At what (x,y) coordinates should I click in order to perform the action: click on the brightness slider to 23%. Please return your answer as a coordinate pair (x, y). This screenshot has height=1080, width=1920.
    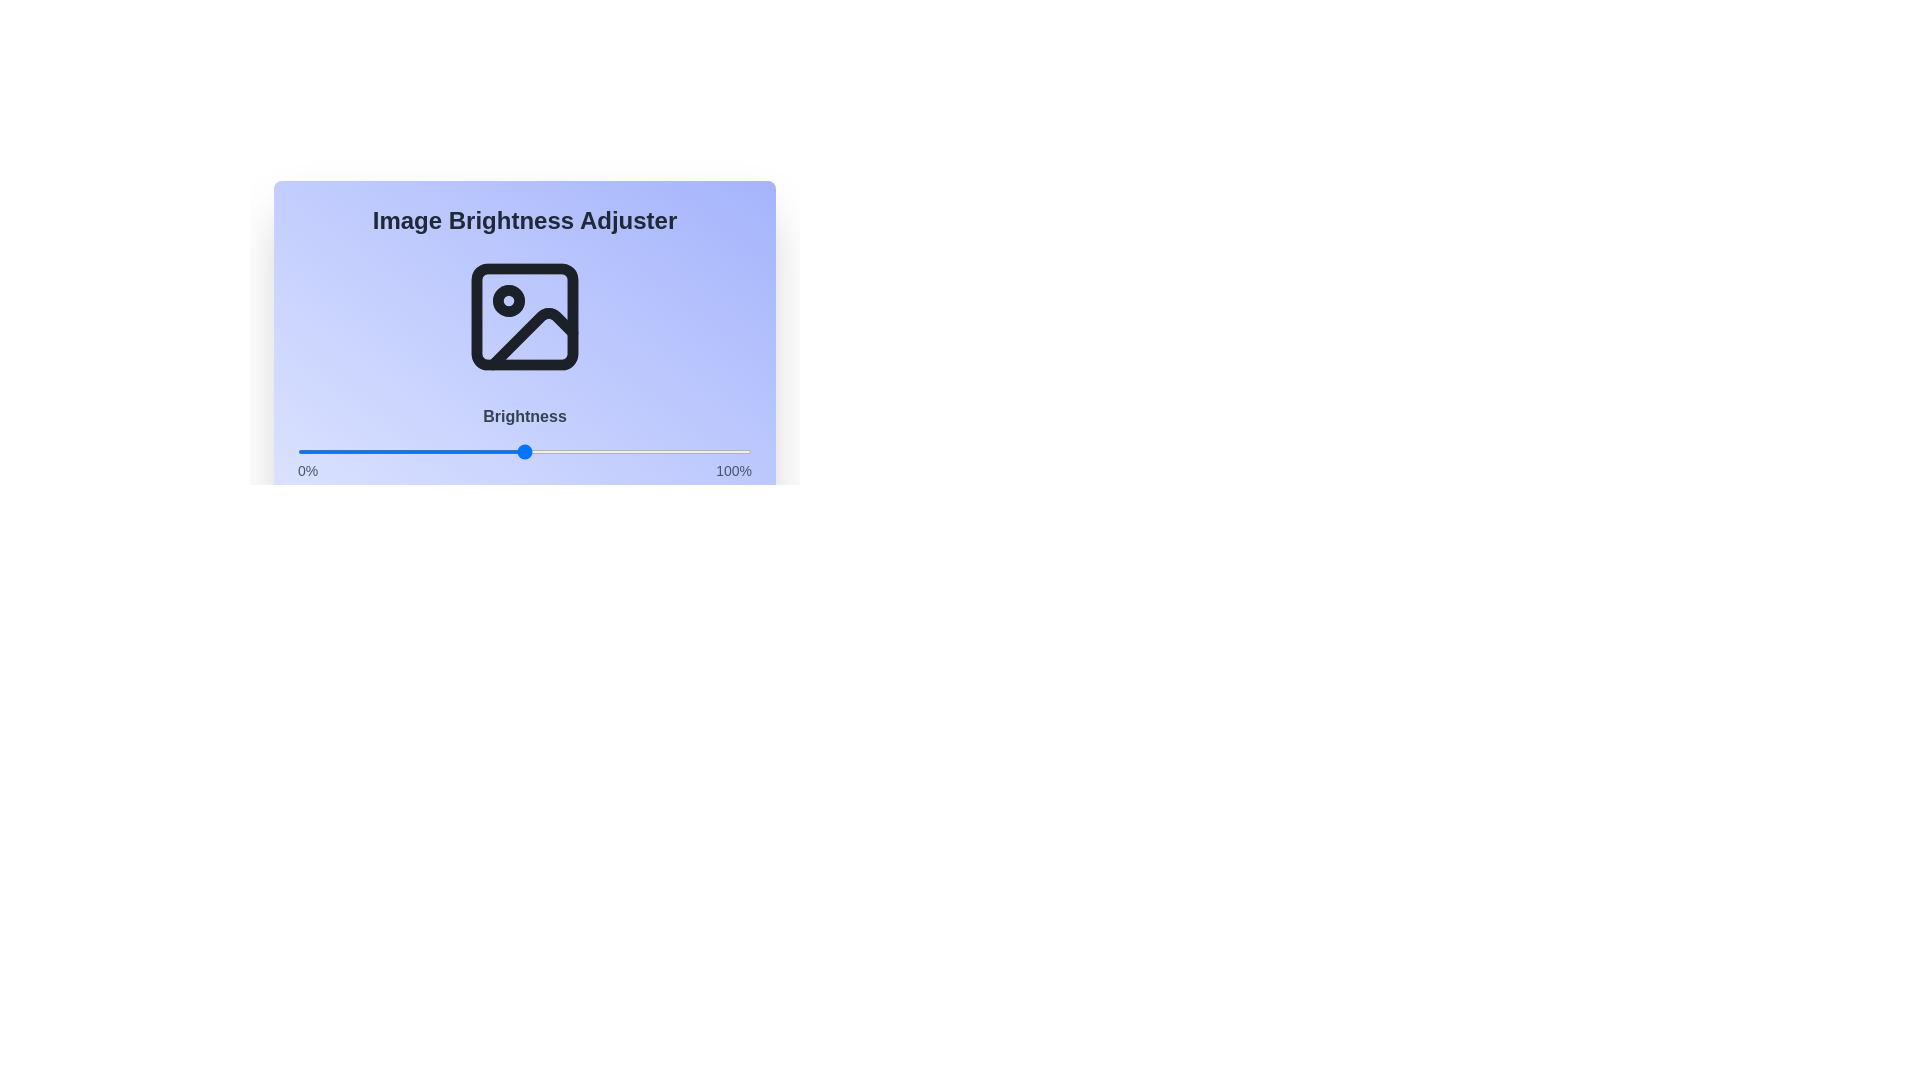
    Looking at the image, I should click on (401, 451).